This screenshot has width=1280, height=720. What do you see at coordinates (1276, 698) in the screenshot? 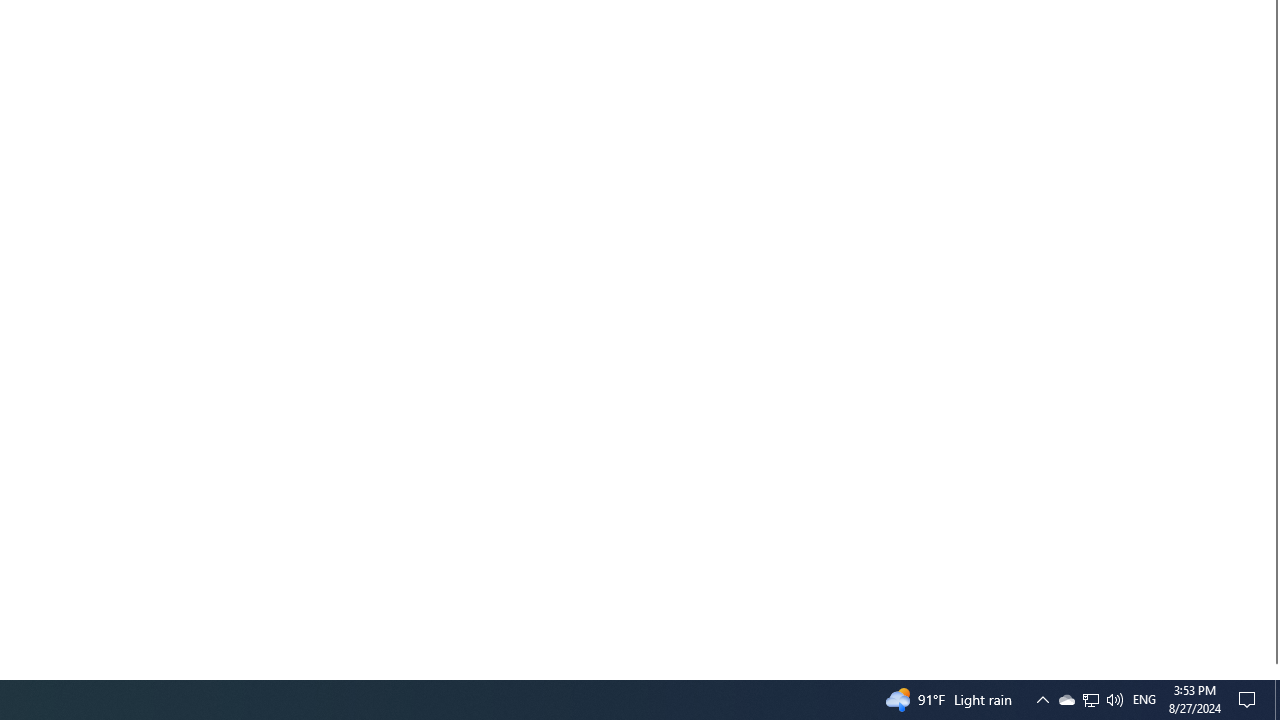
I see `'Show desktop'` at bounding box center [1276, 698].